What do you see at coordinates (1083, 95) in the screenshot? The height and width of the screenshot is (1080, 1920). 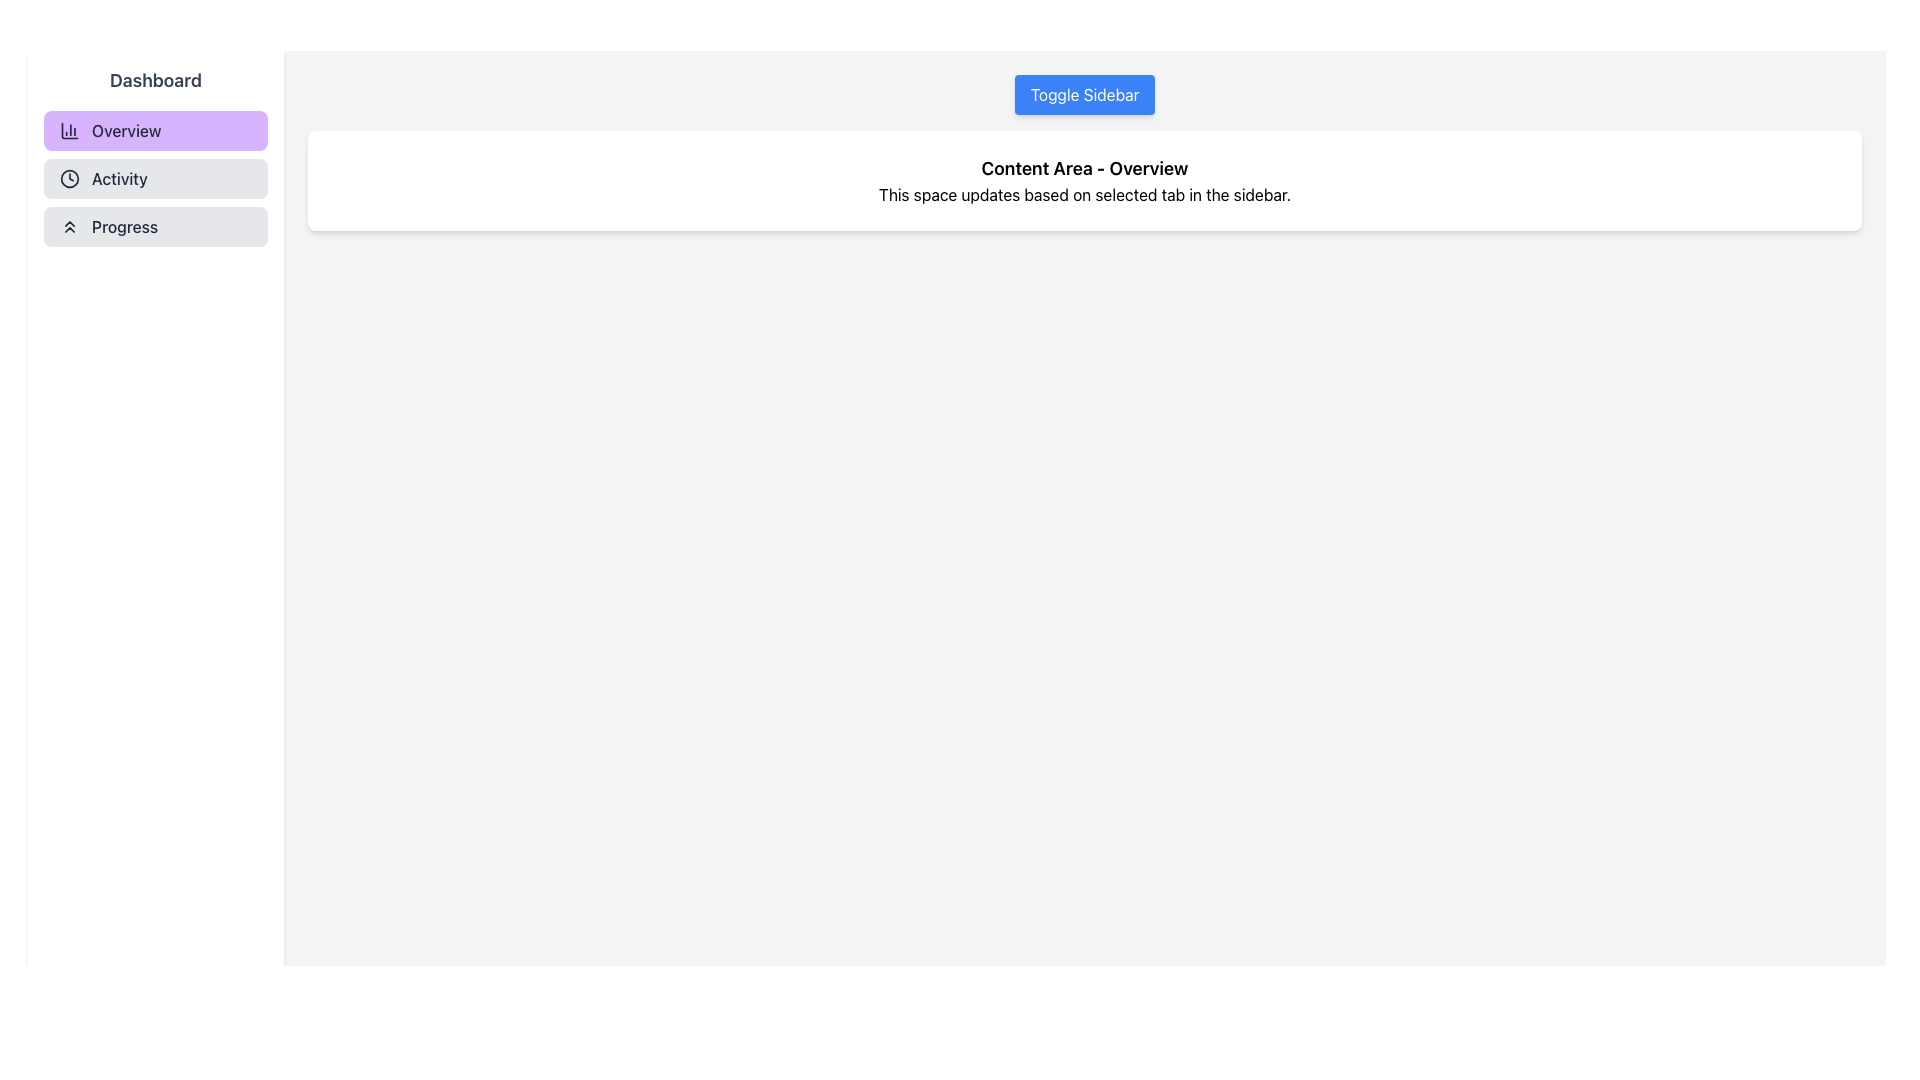 I see `the rectangular button with a blue background and white text reading 'Toggle Sidebar'` at bounding box center [1083, 95].